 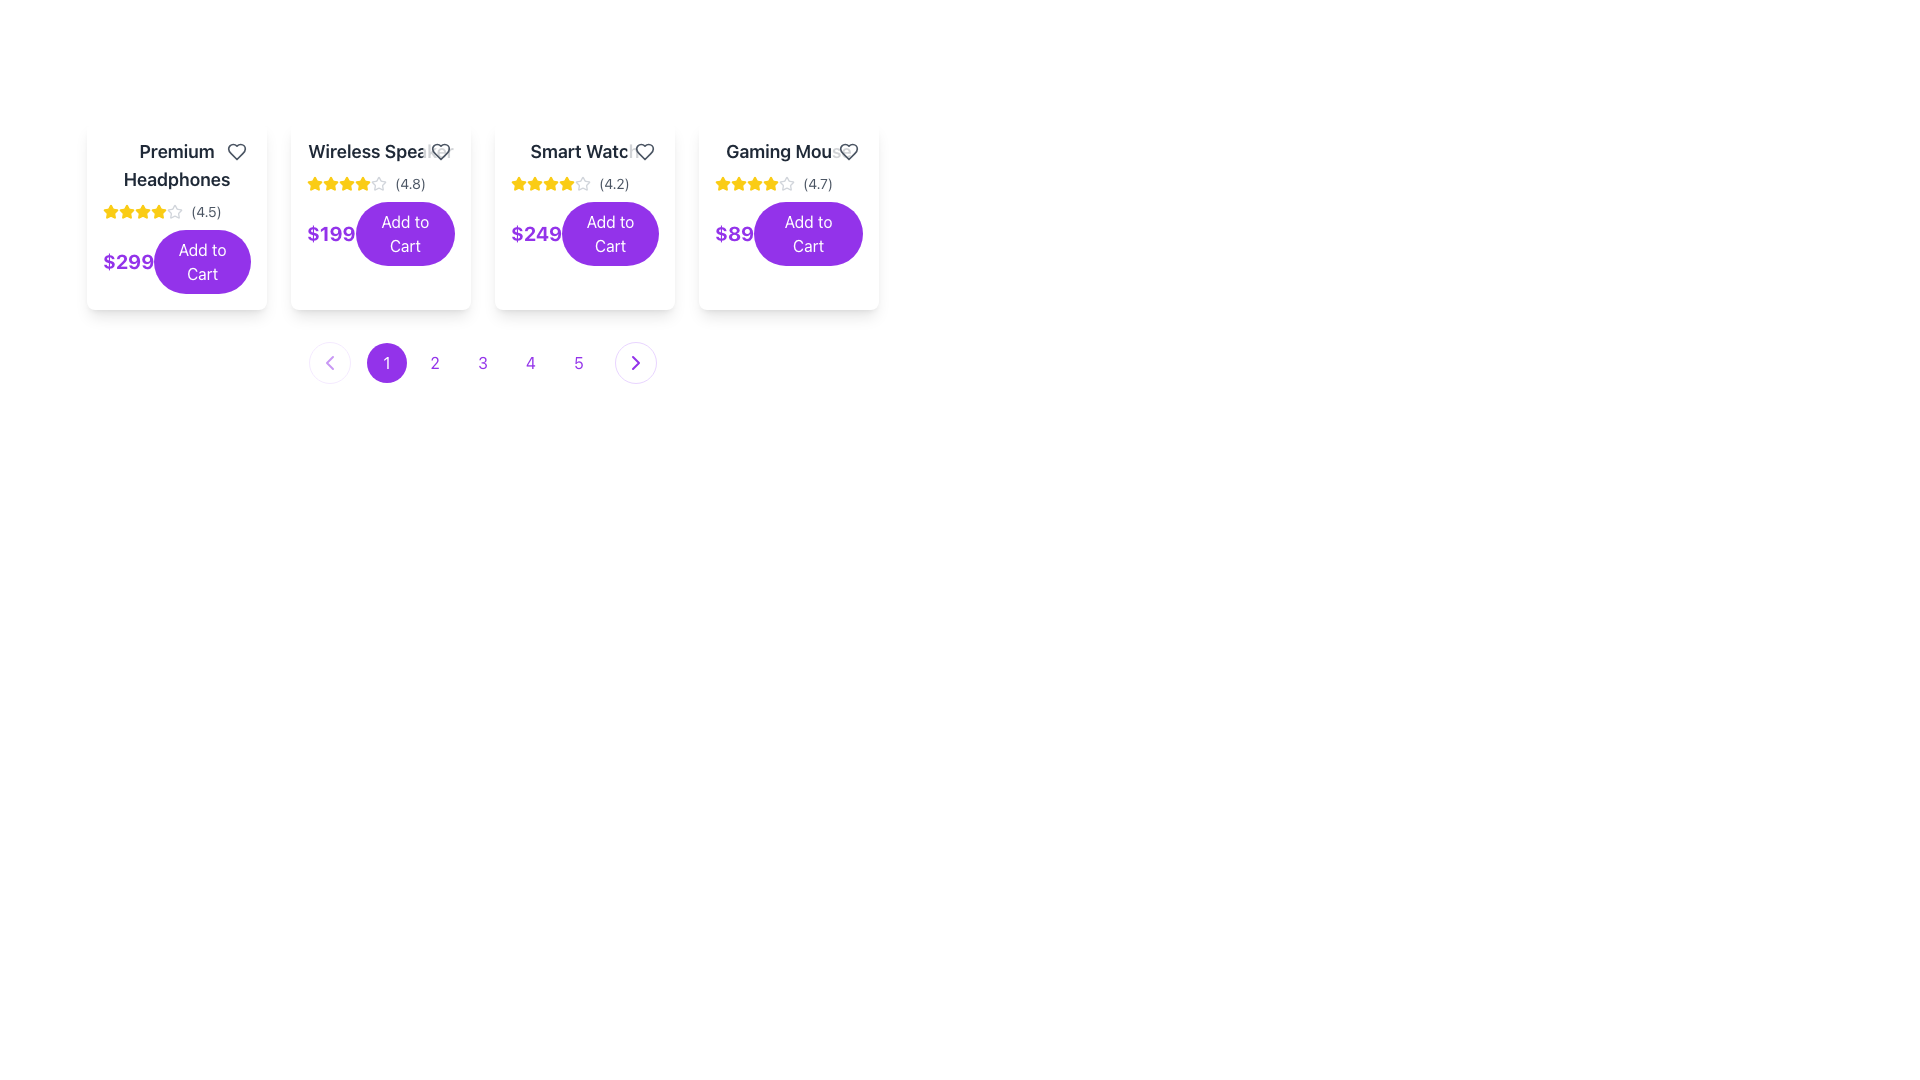 What do you see at coordinates (770, 184) in the screenshot?
I see `the sixth star icon in the rating indicator for the 'Gaming Mouse' product card` at bounding box center [770, 184].